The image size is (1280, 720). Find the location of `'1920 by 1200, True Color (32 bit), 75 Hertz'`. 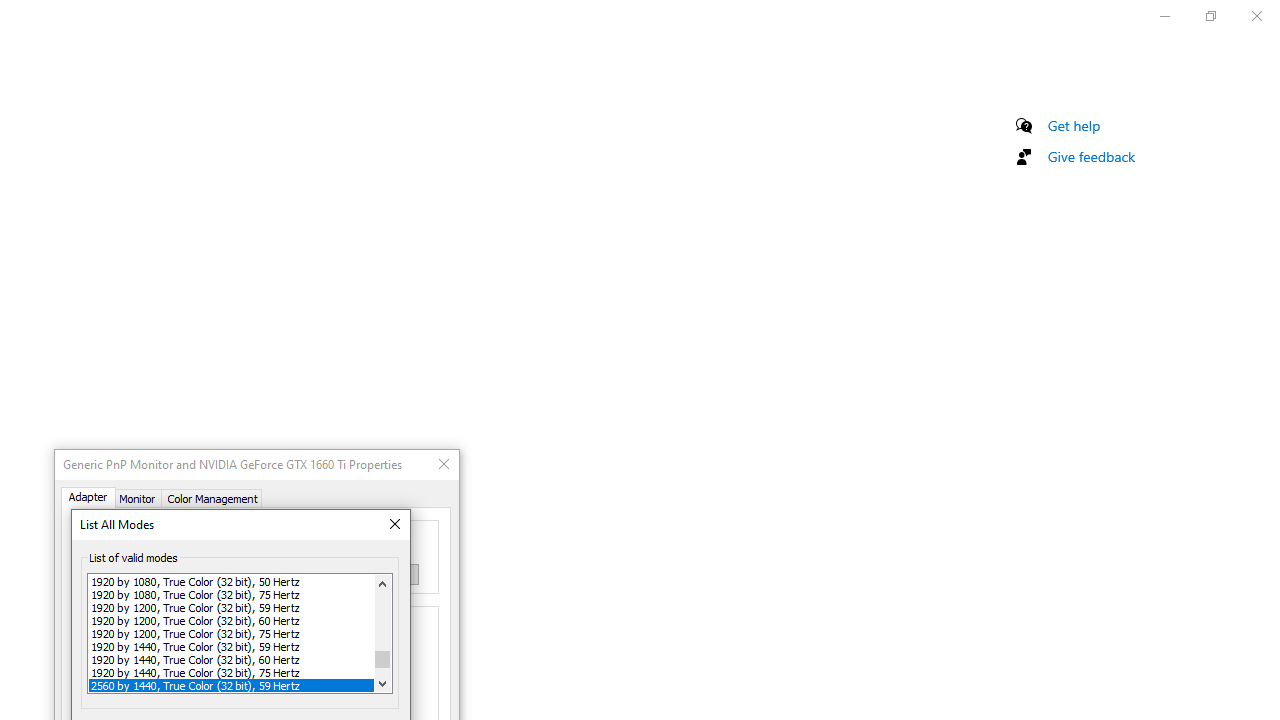

'1920 by 1200, True Color (32 bit), 75 Hertz' is located at coordinates (231, 633).